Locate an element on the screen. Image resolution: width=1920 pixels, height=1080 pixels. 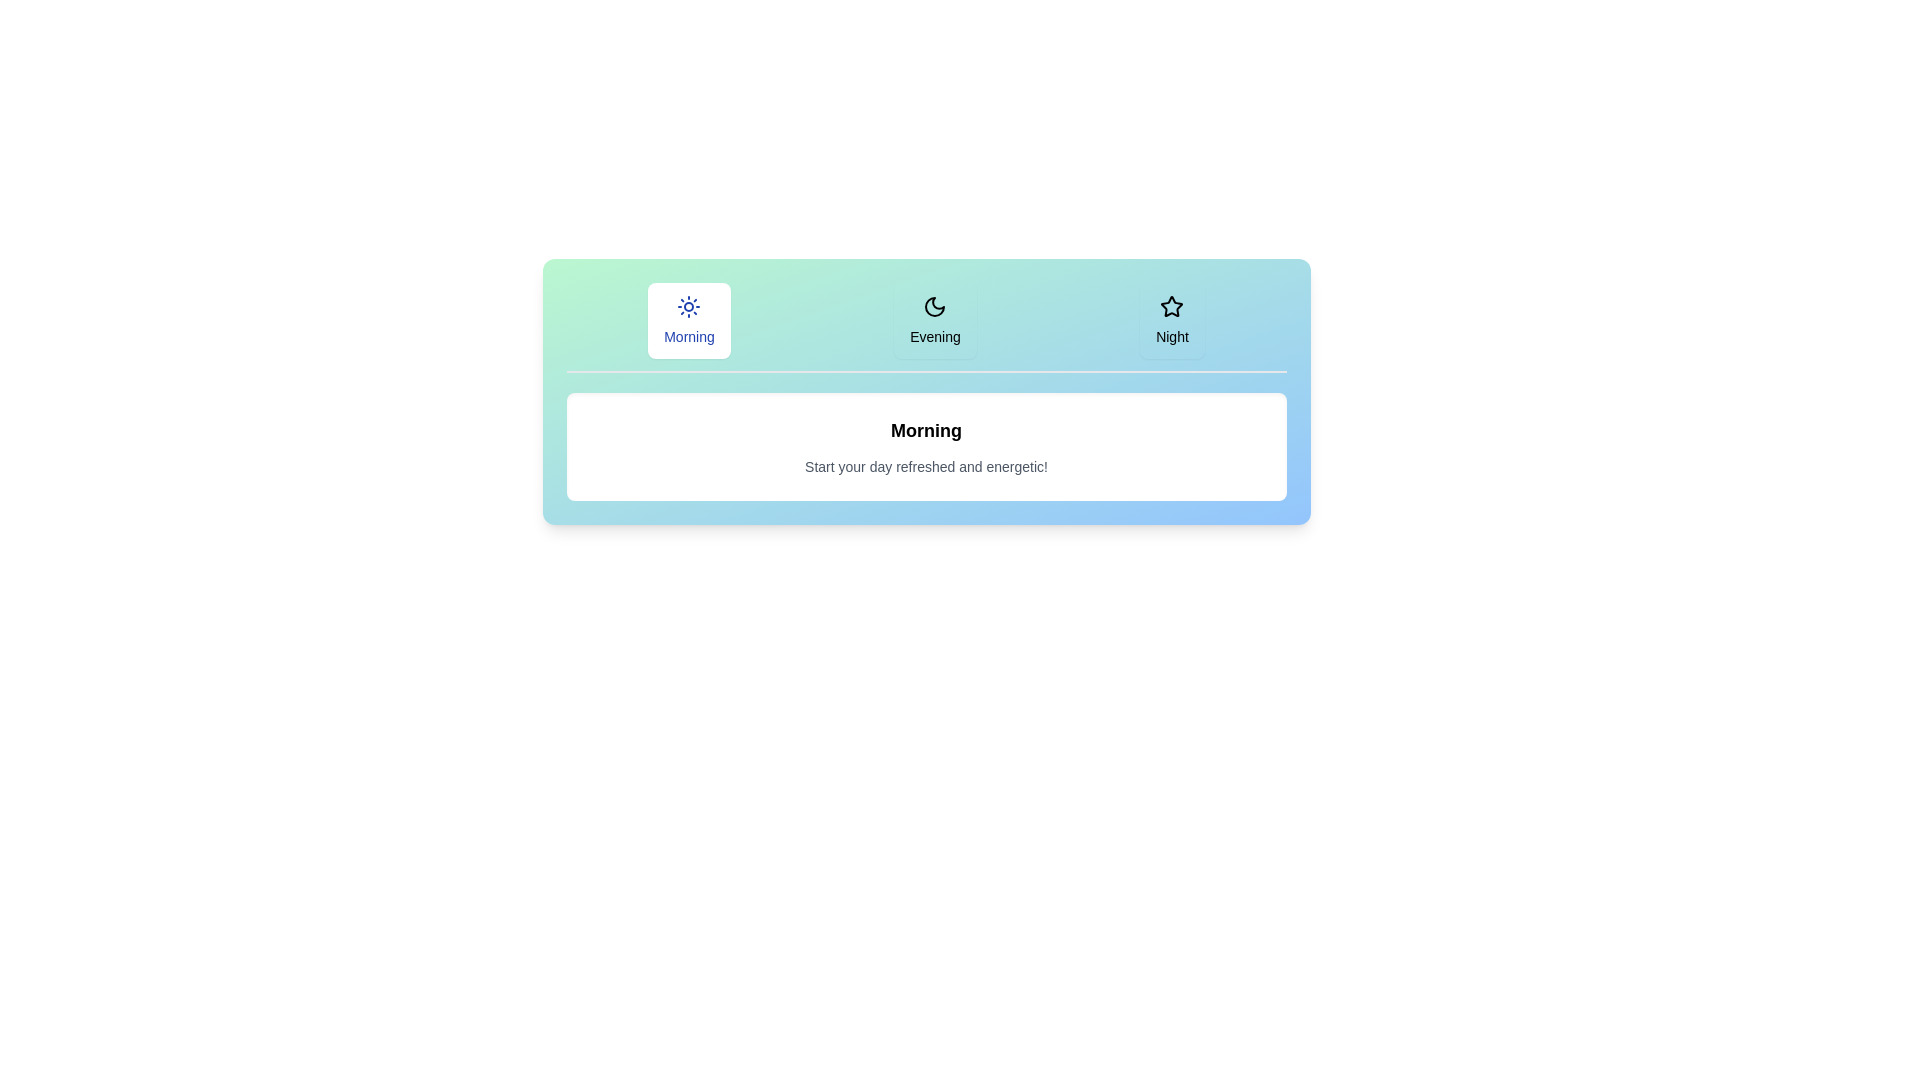
the Evening tab by clicking on it is located at coordinates (934, 319).